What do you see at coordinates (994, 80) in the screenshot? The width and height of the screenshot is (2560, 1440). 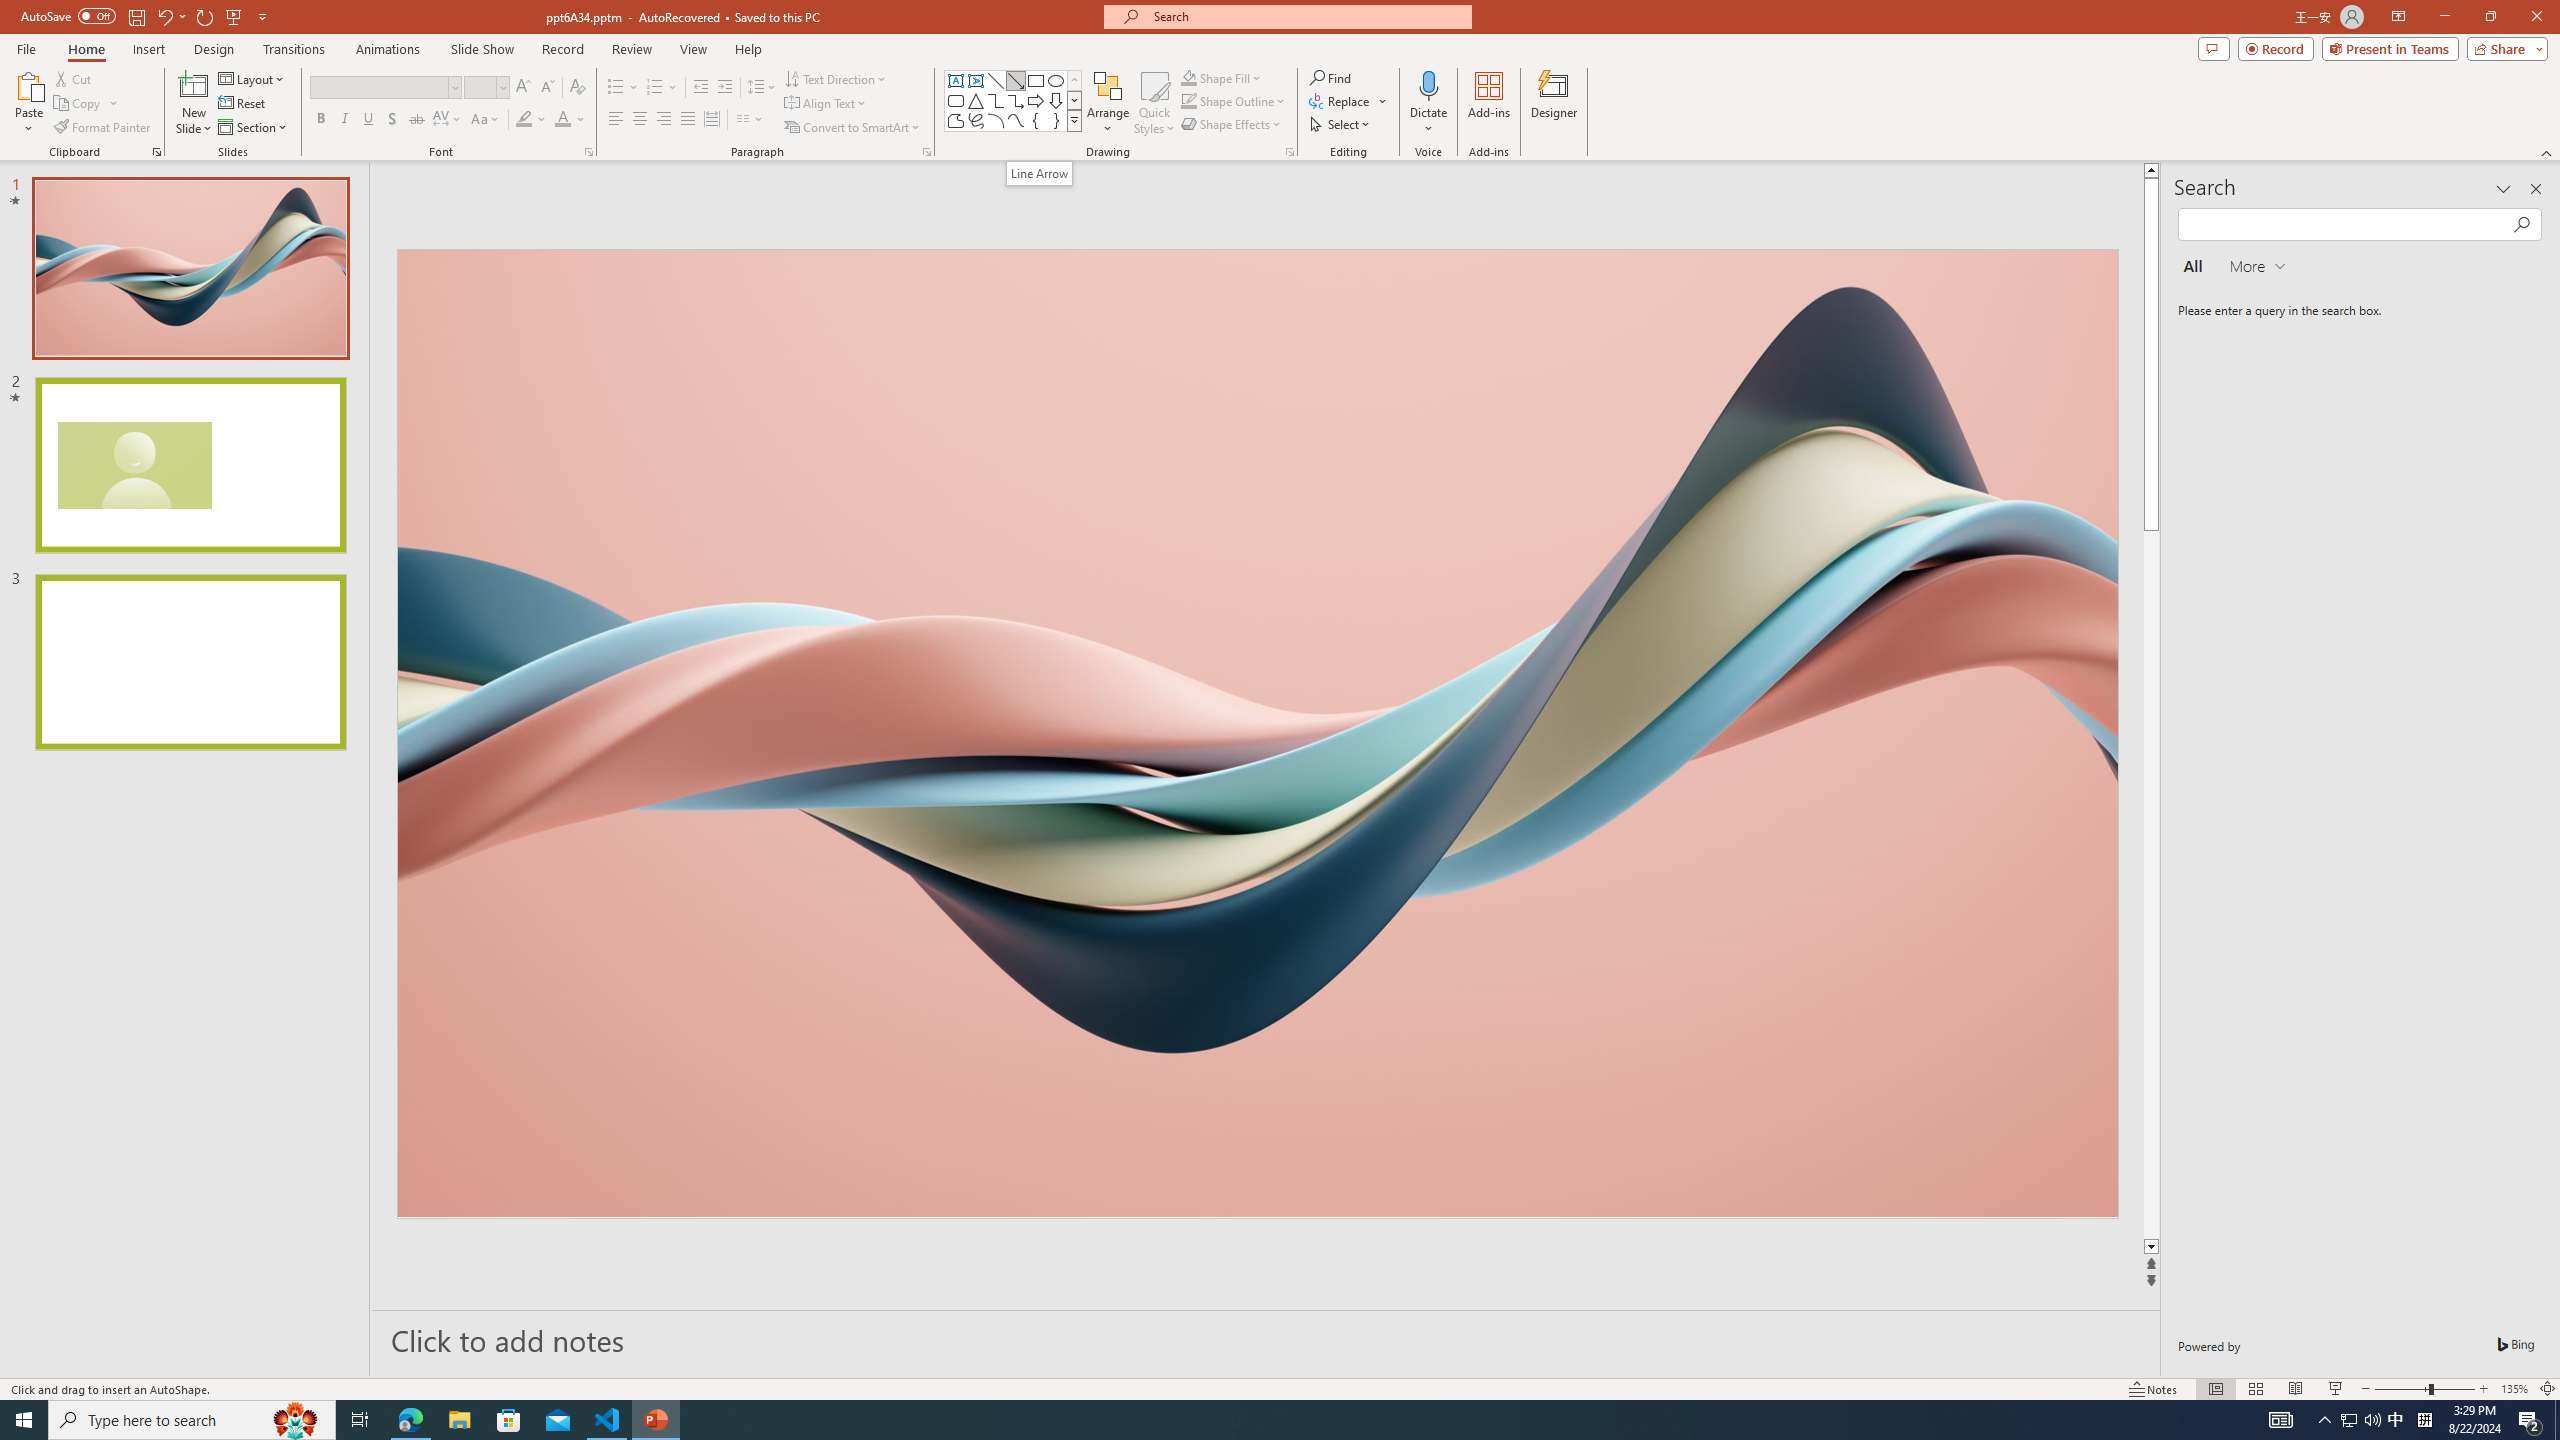 I see `'Line'` at bounding box center [994, 80].